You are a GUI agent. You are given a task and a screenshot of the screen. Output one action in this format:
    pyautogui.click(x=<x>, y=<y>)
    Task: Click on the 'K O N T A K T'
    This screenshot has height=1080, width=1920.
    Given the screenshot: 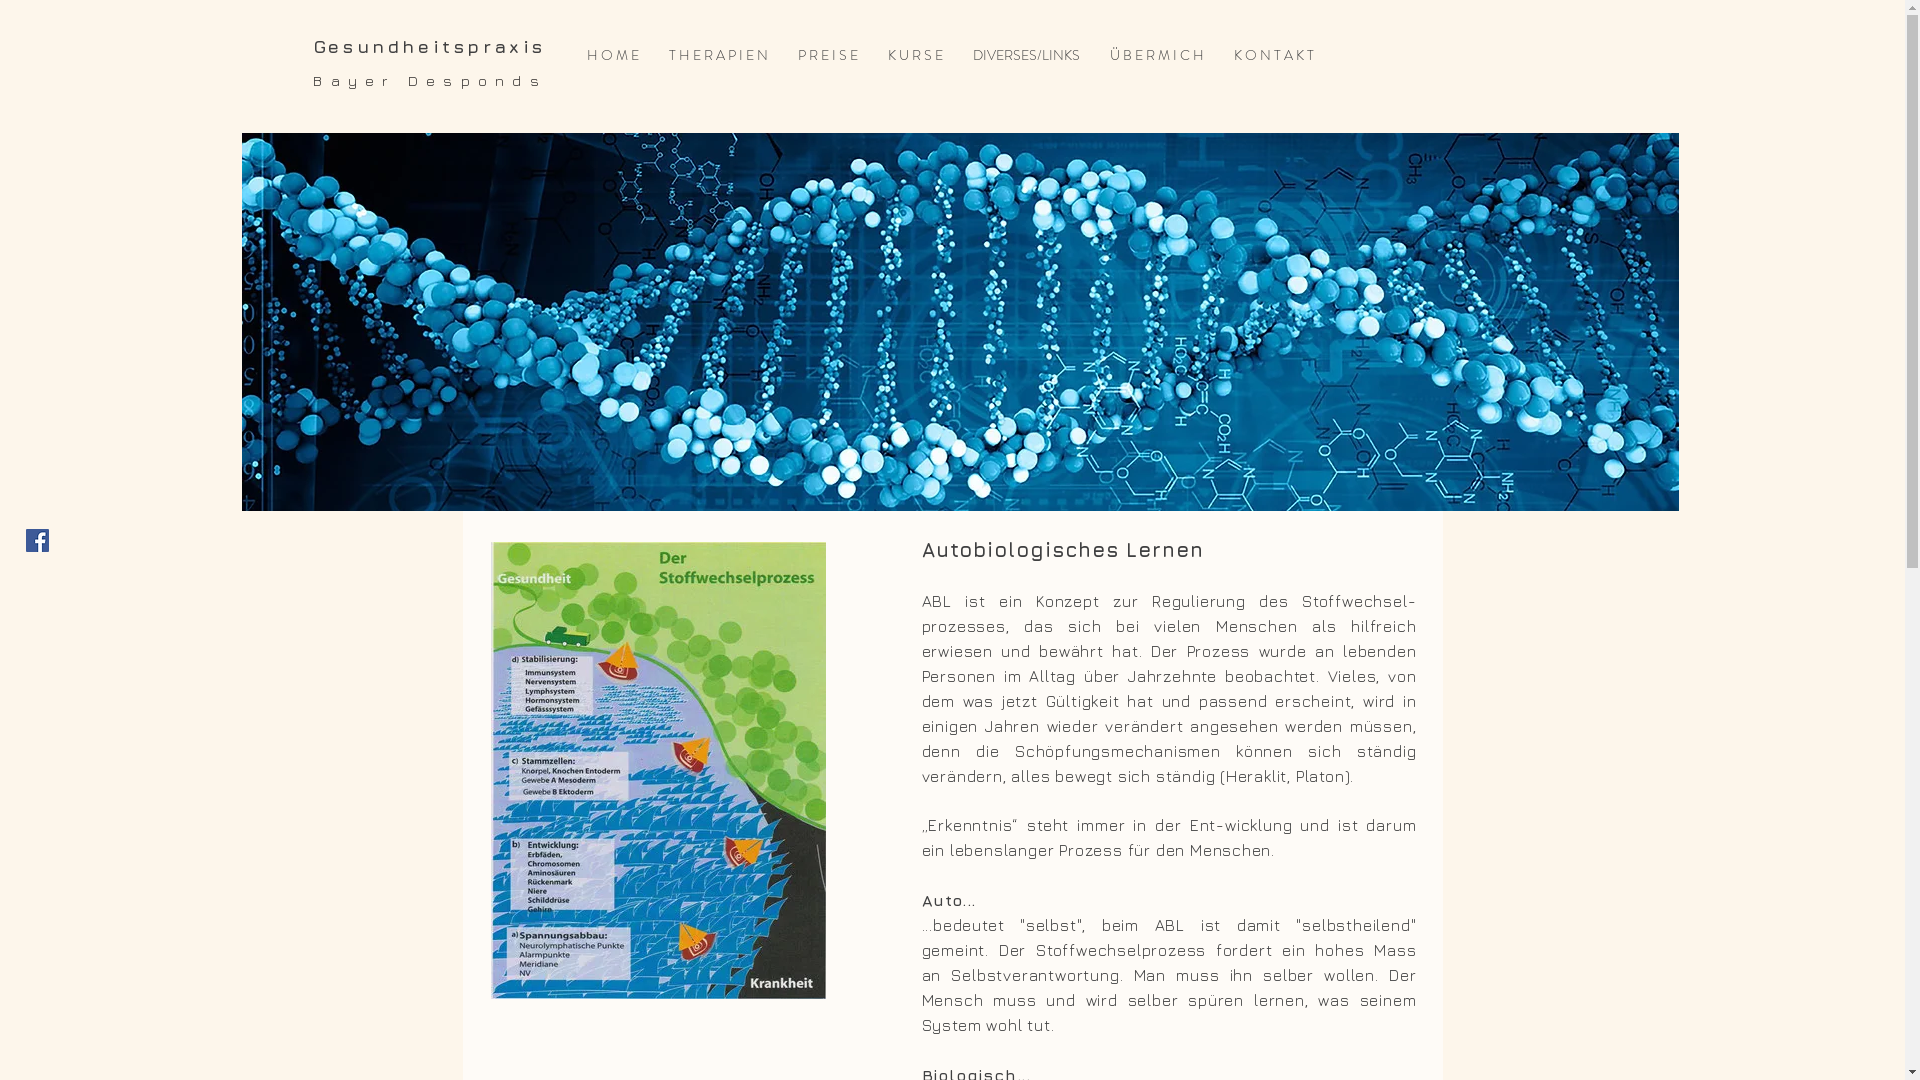 What is the action you would take?
    pyautogui.click(x=1272, y=54)
    